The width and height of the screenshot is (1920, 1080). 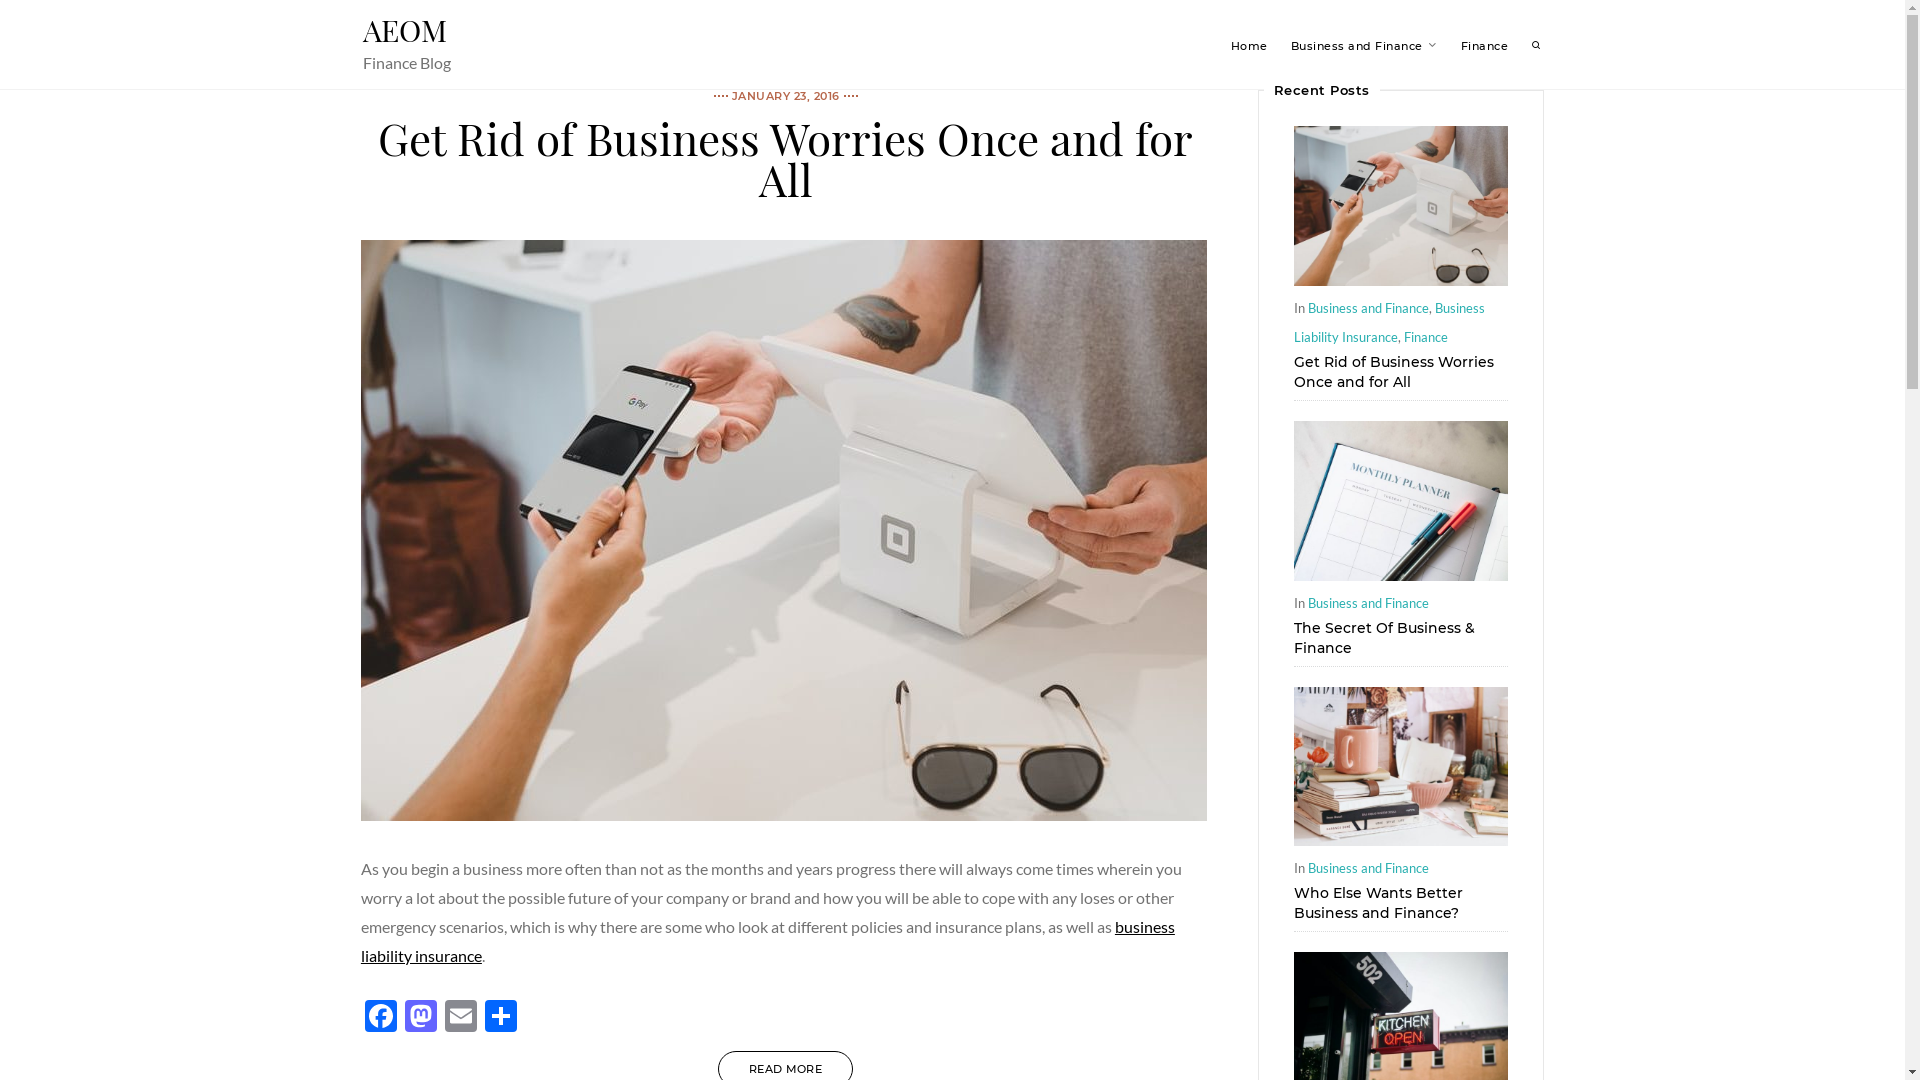 What do you see at coordinates (1400, 279) in the screenshot?
I see `'Get Rid of Business Worries Once and for All'` at bounding box center [1400, 279].